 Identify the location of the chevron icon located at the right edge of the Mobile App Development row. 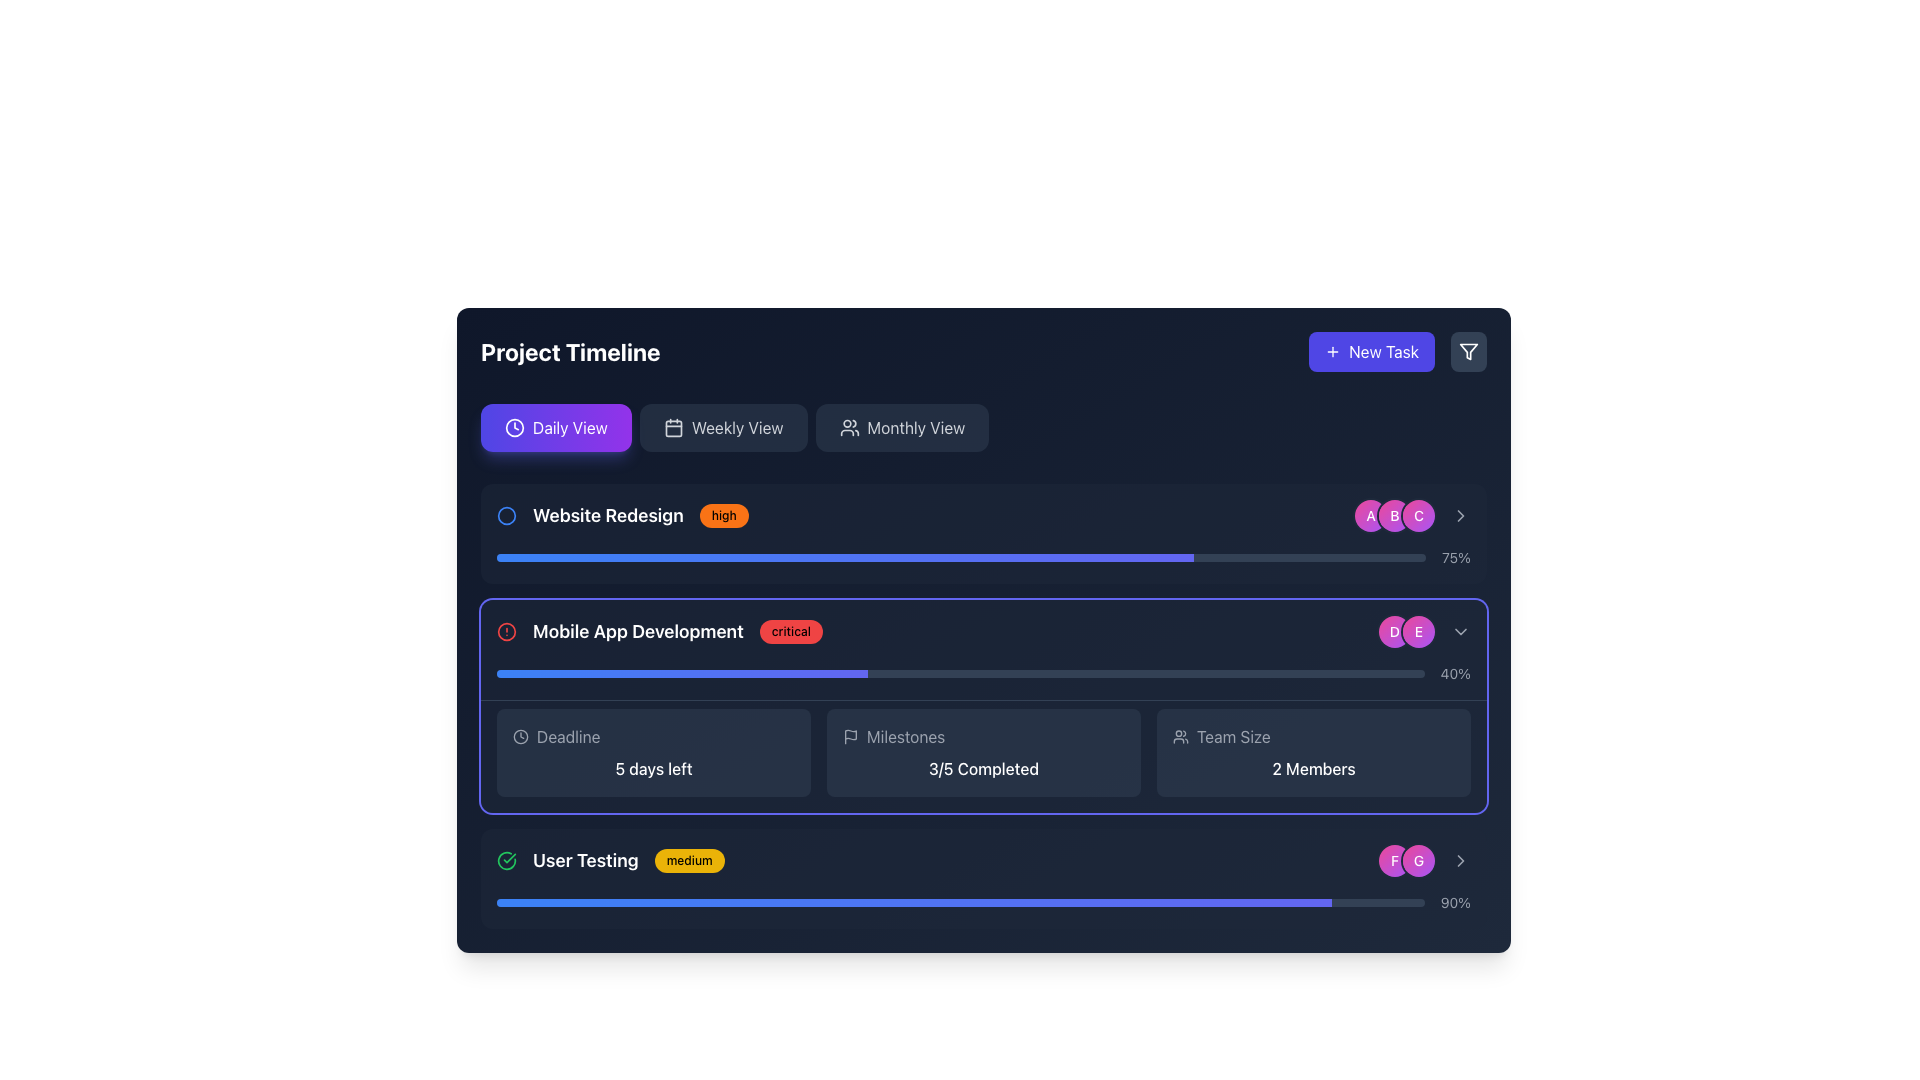
(1460, 632).